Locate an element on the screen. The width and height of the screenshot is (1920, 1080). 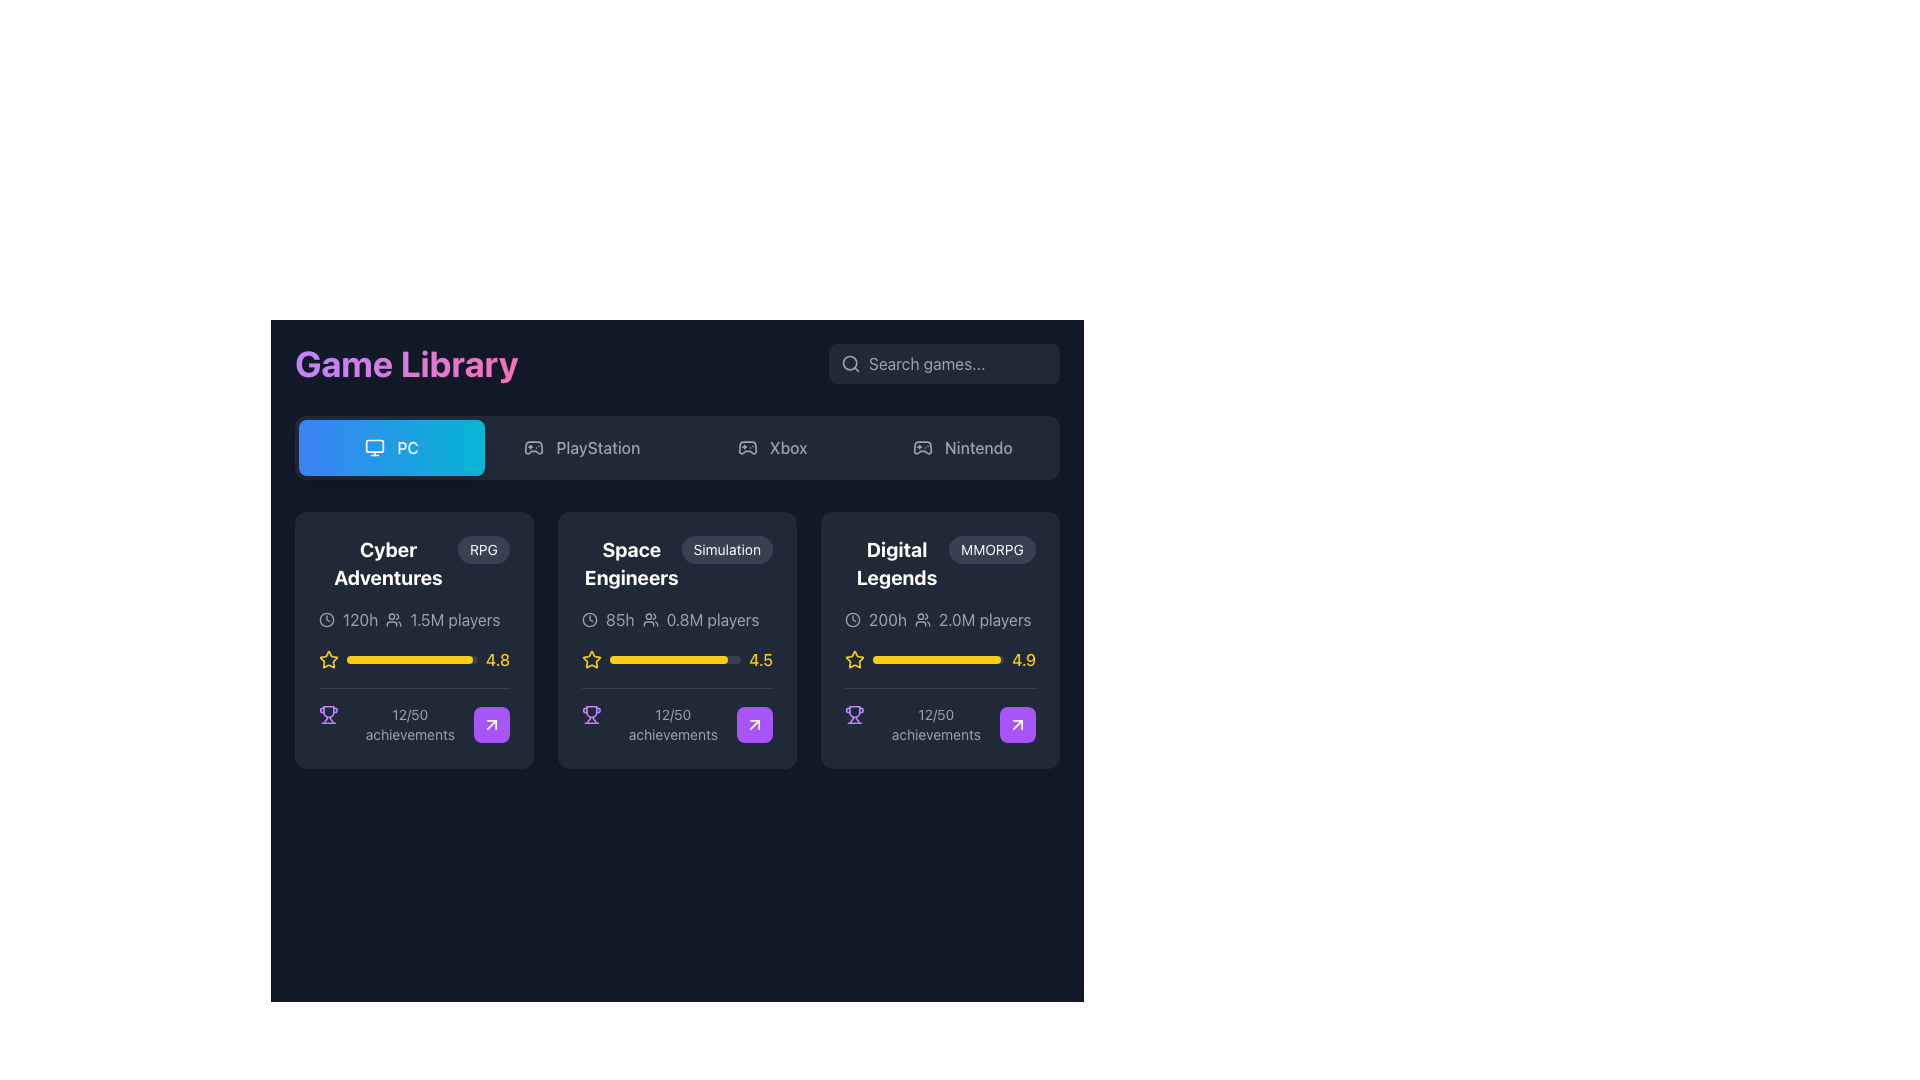
the clock icon, which is a thin, circular outline with two hands, located within the '120h' text block of the 'Cyber Adventures' card, near the top-left of the card's description is located at coordinates (326, 619).